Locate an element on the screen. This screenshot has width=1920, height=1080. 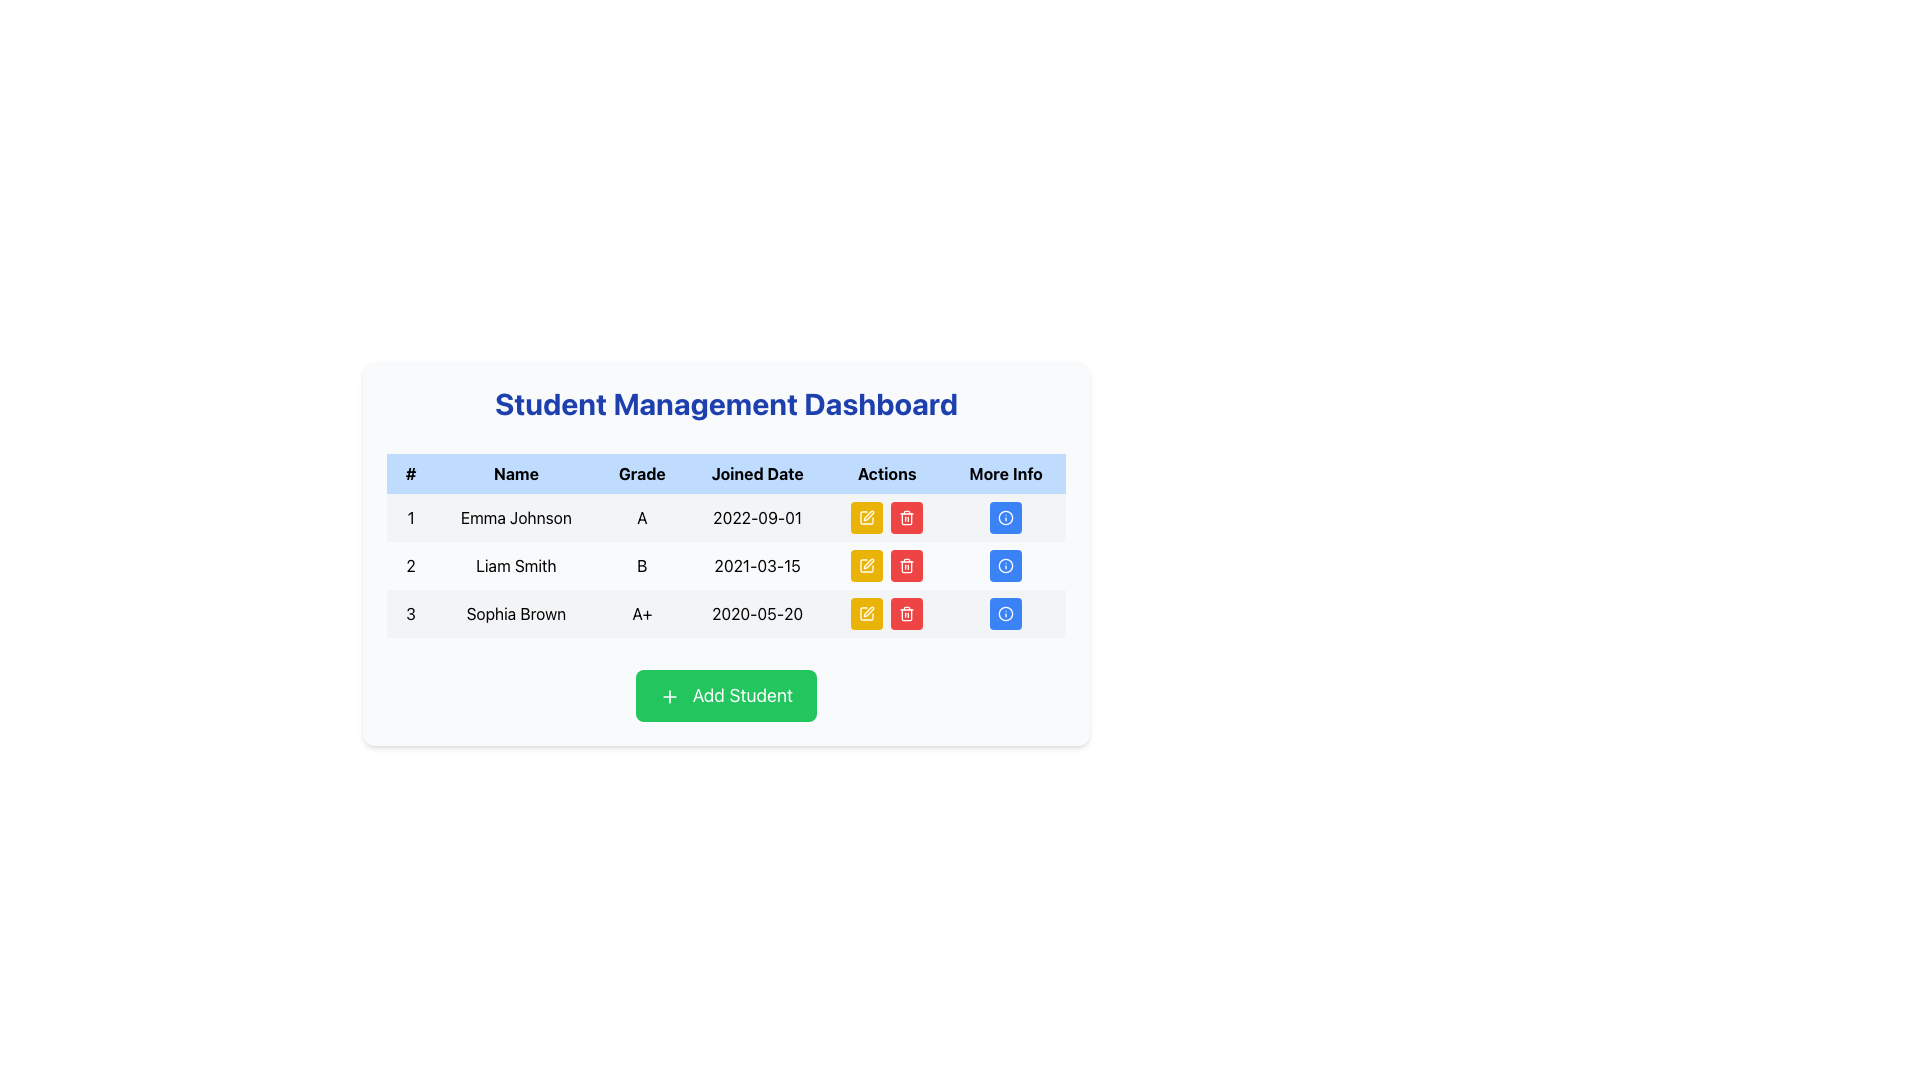
the delete icon button in the Actions column for Sophia Brown is located at coordinates (906, 612).